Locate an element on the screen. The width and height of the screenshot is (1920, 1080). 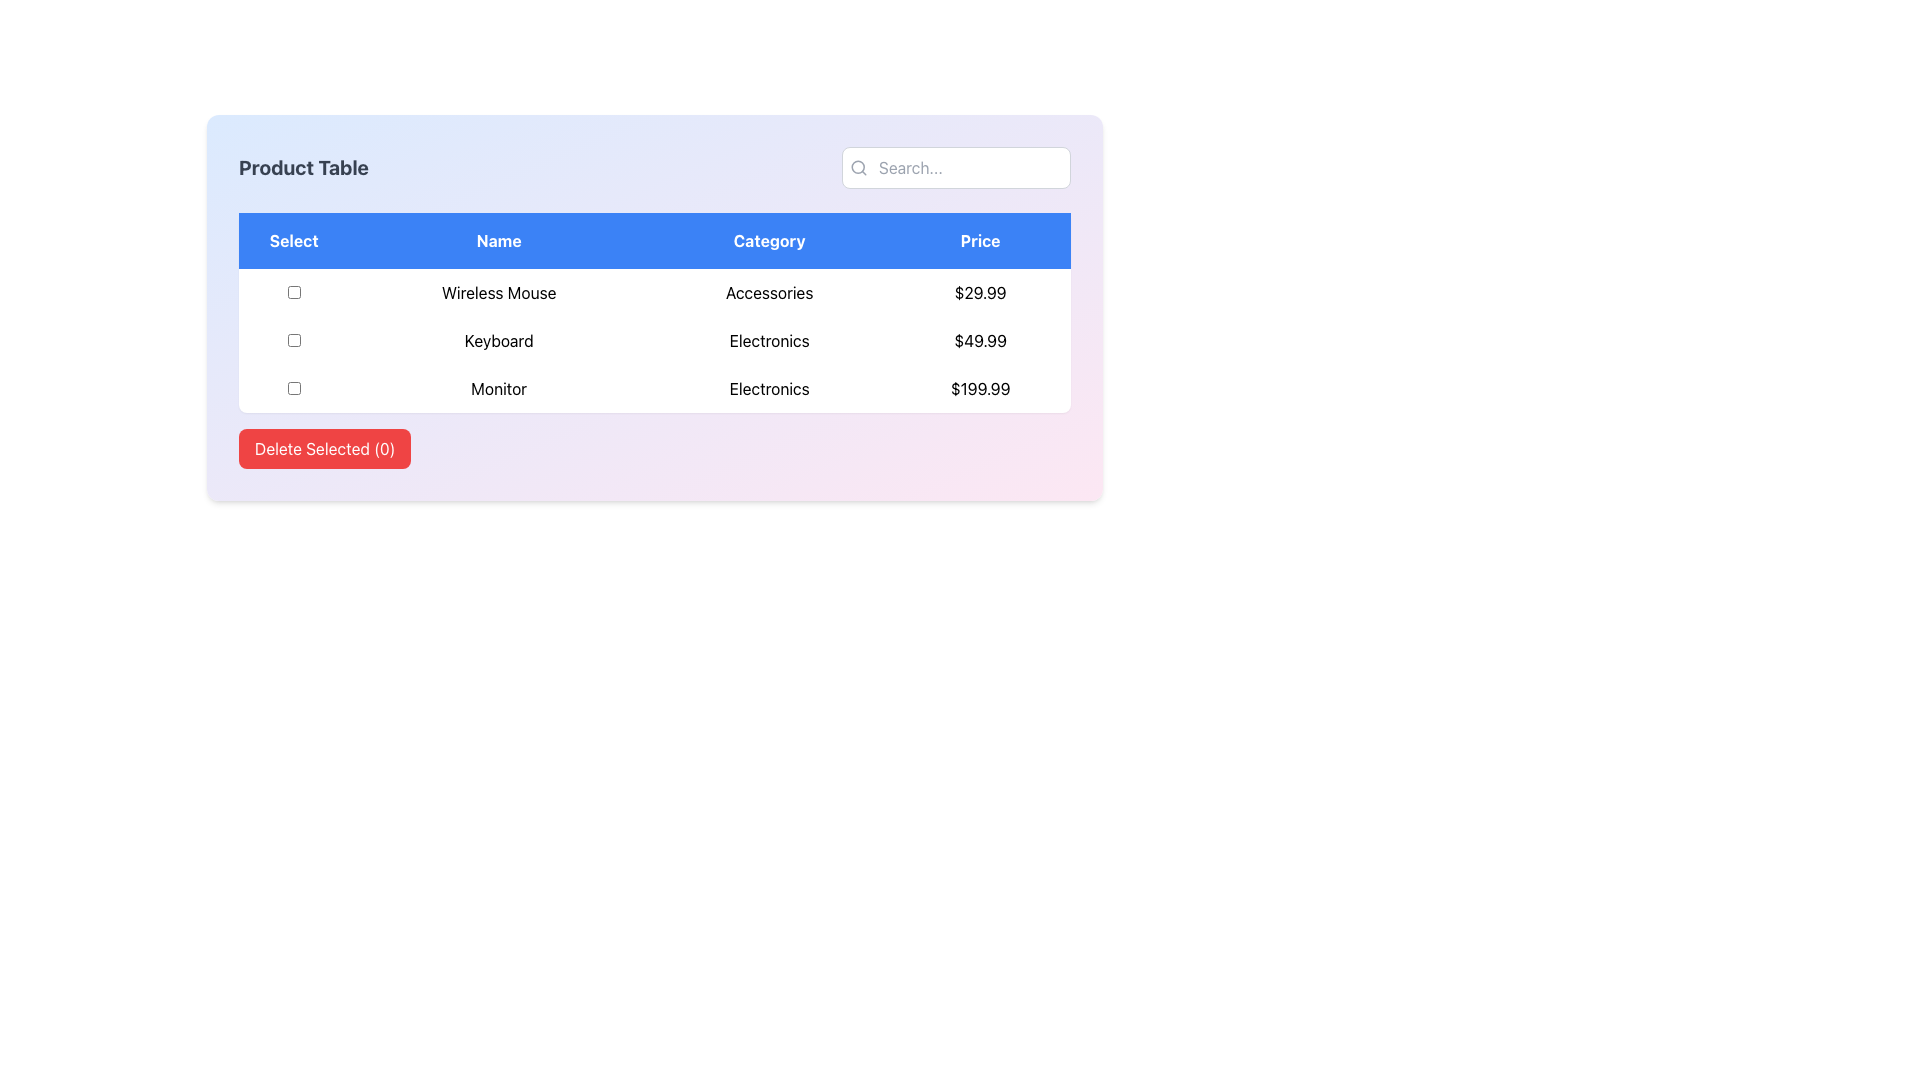
the 'Name' column header in the table, which is the second header positioned between 'Select' and 'Category' is located at coordinates (499, 239).